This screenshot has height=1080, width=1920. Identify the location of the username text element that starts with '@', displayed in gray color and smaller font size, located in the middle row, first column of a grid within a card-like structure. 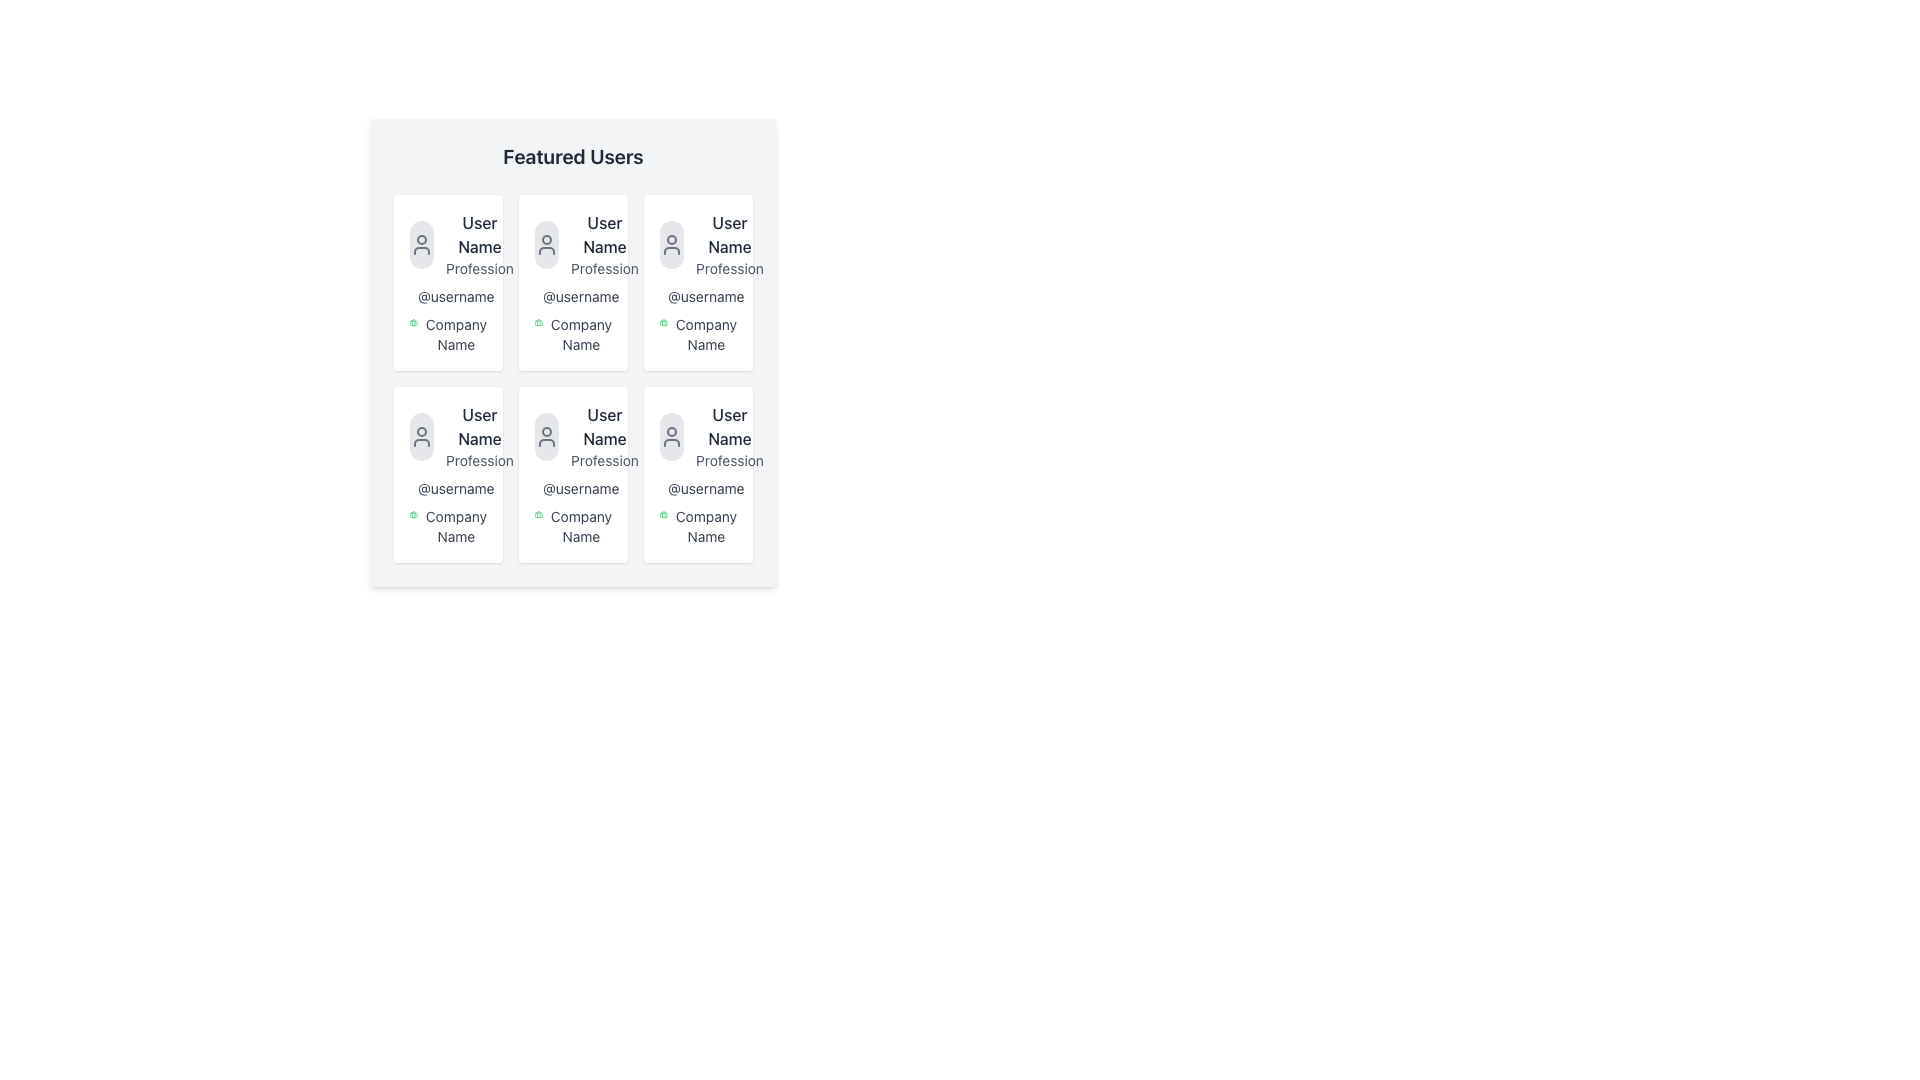
(447, 297).